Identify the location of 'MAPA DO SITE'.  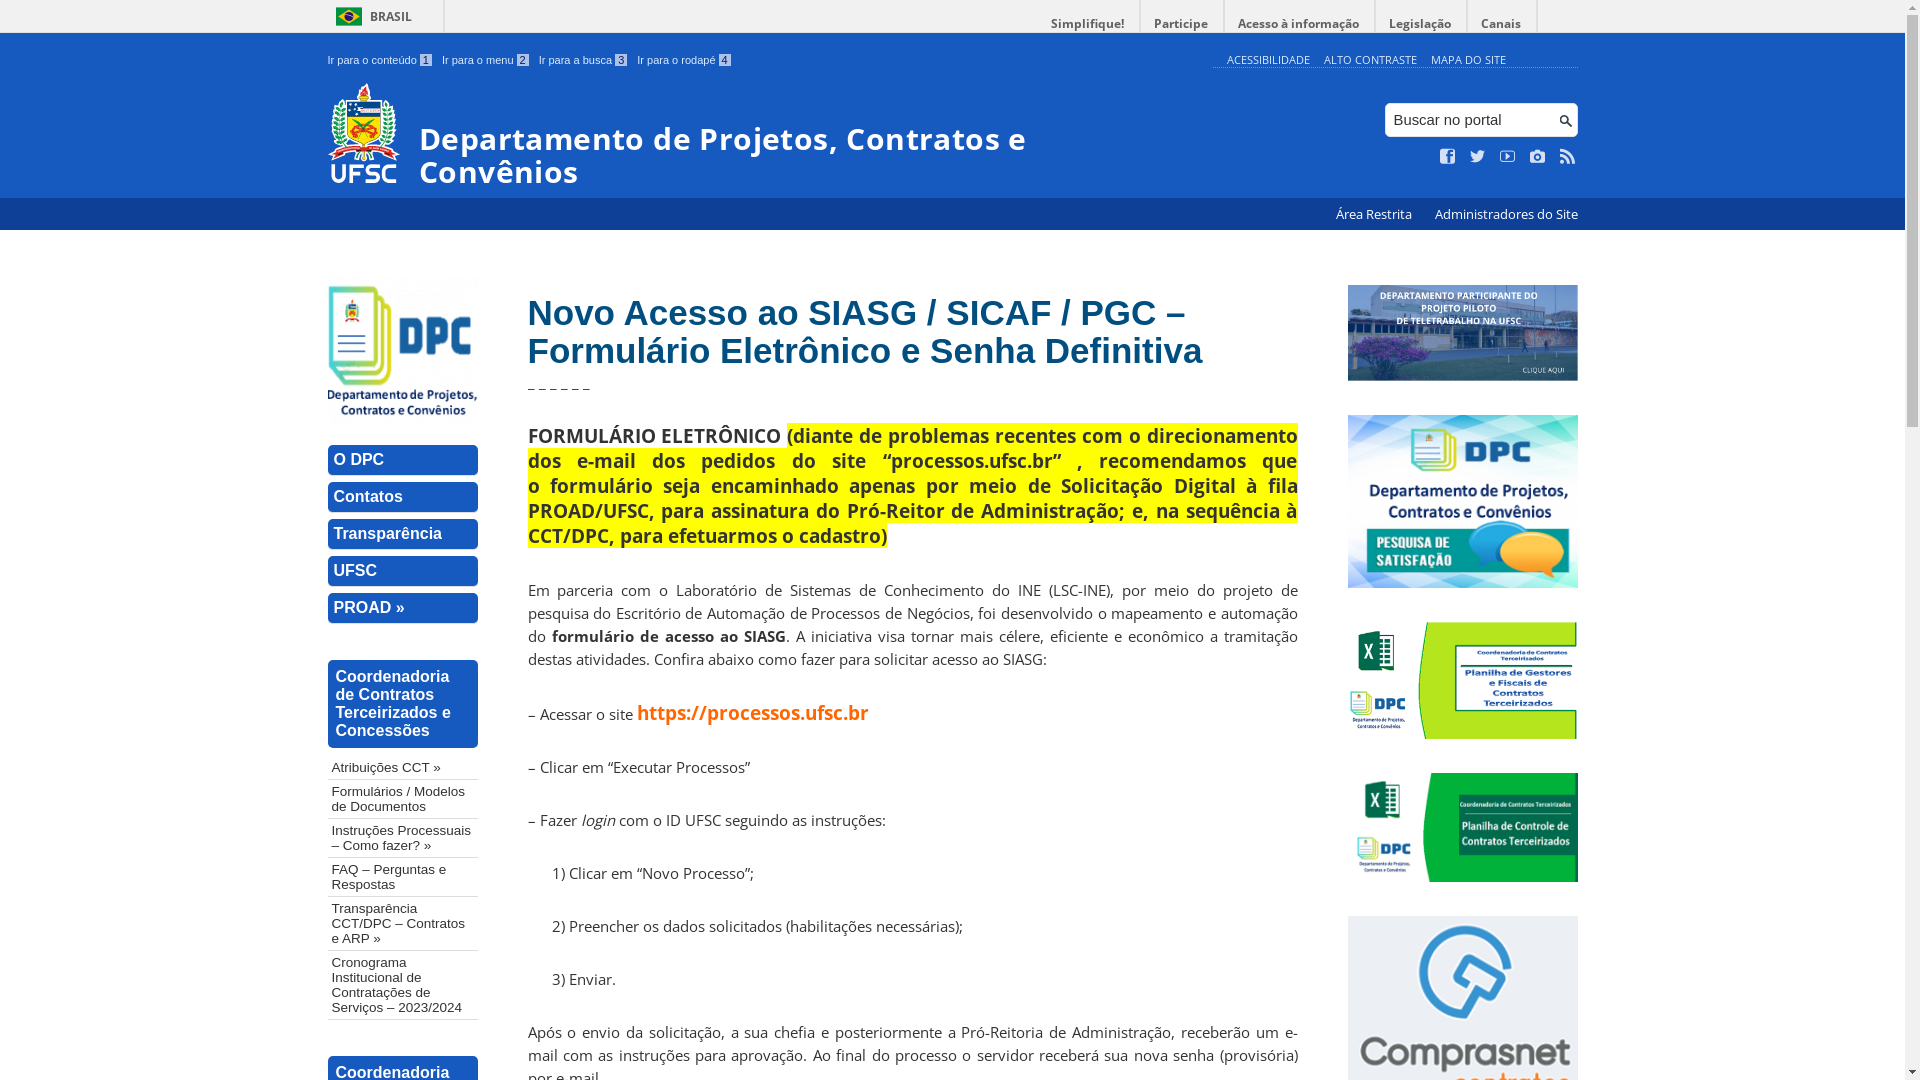
(1467, 58).